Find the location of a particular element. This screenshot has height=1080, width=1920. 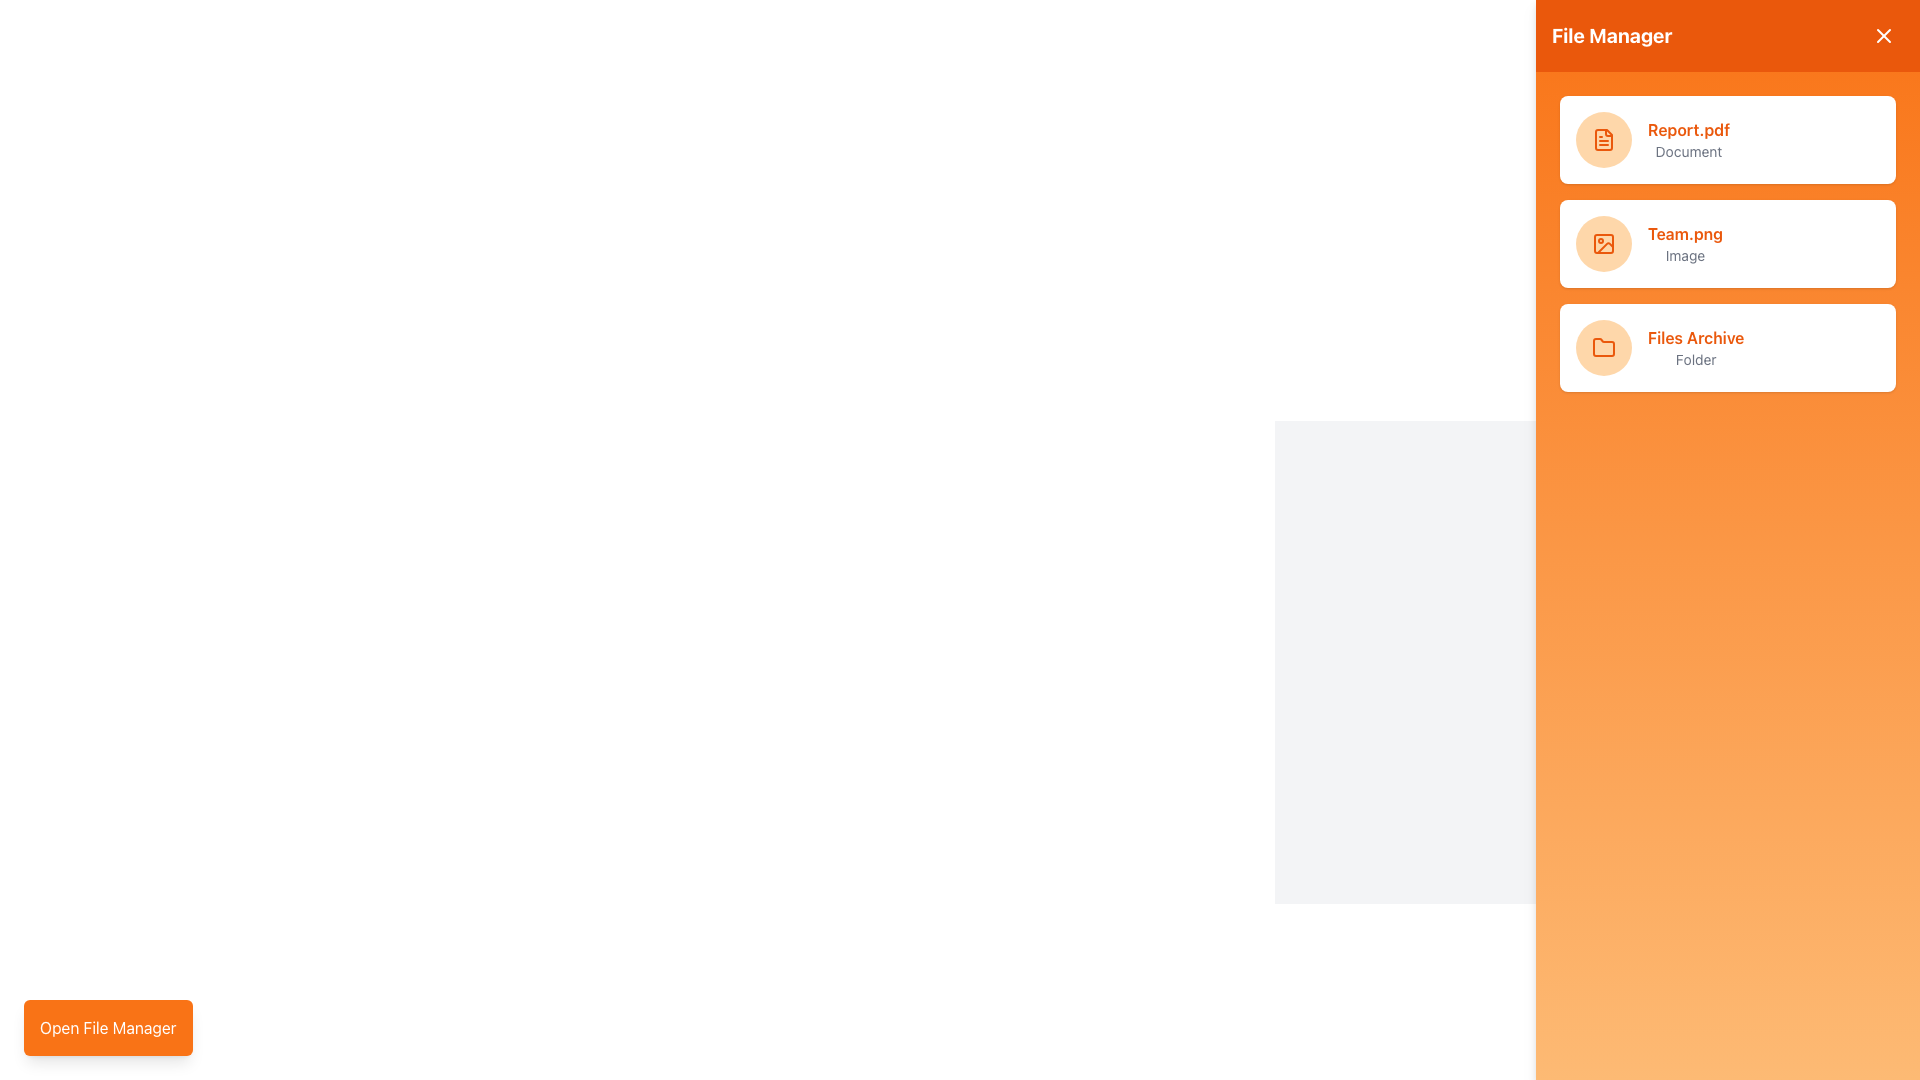

the 'Files Archive' folder label in the file manager is located at coordinates (1695, 346).